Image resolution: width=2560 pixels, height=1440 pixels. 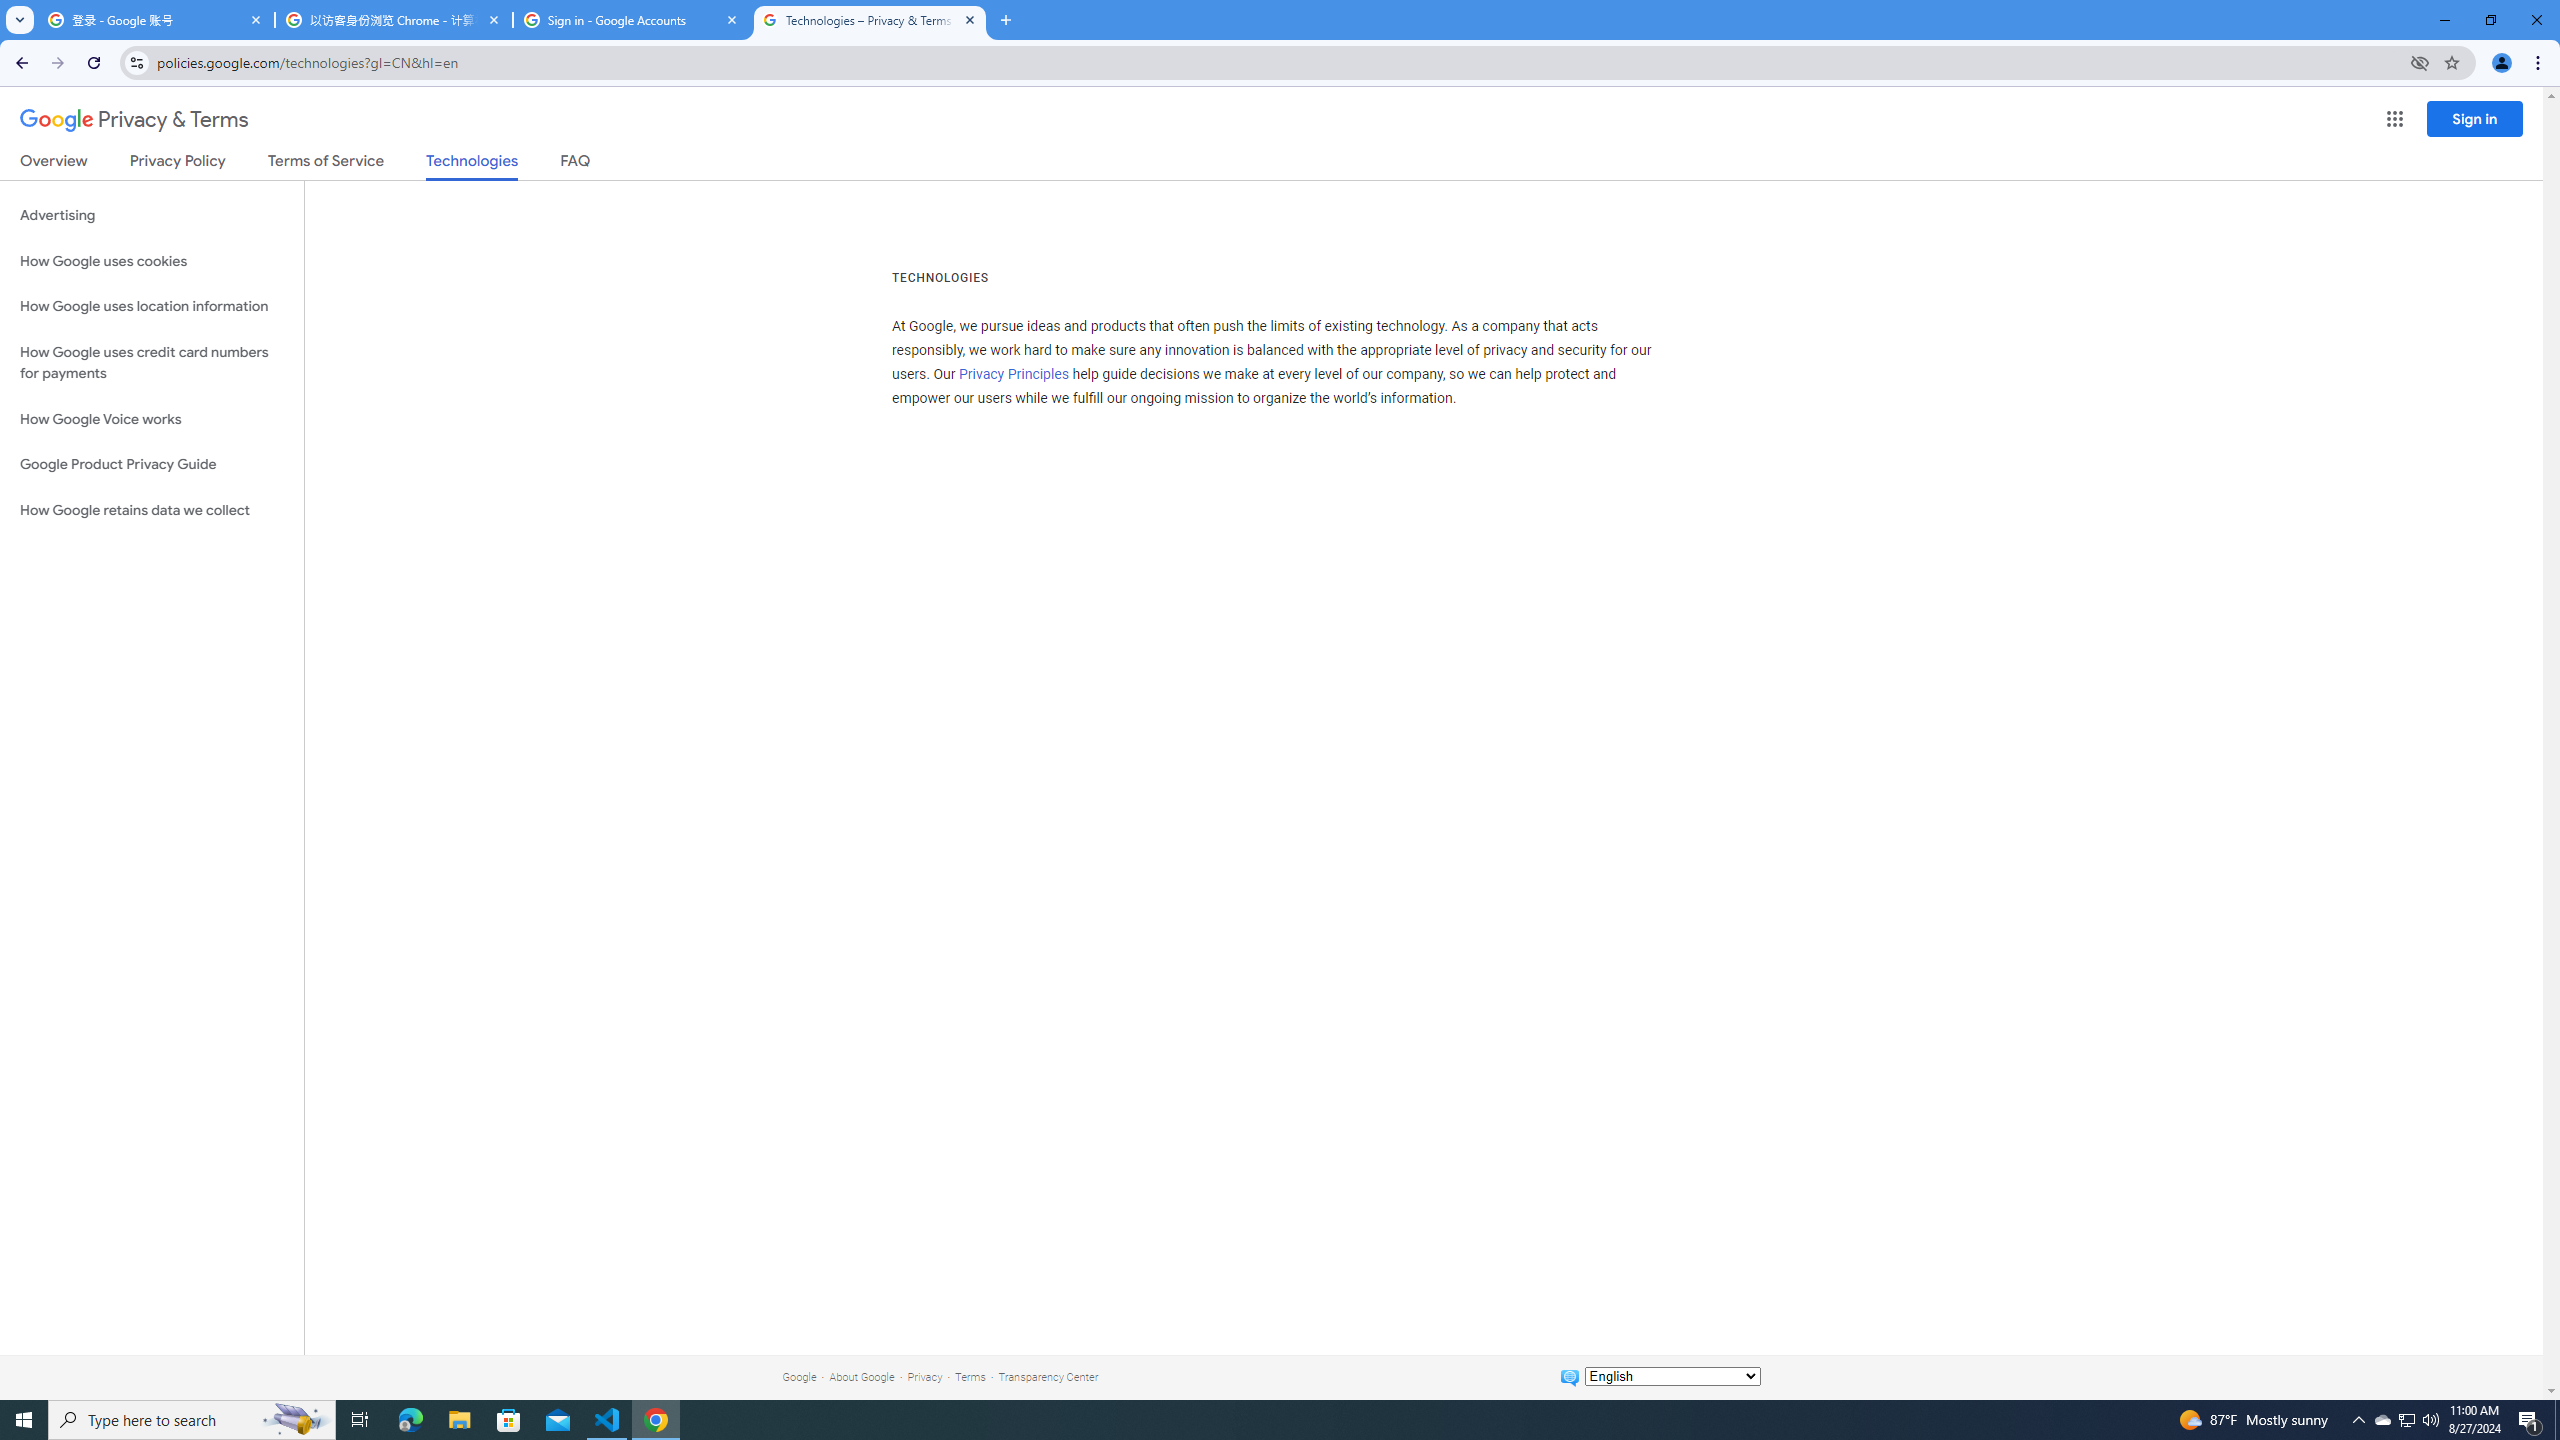 I want to click on 'How Google Voice works', so click(x=151, y=418).